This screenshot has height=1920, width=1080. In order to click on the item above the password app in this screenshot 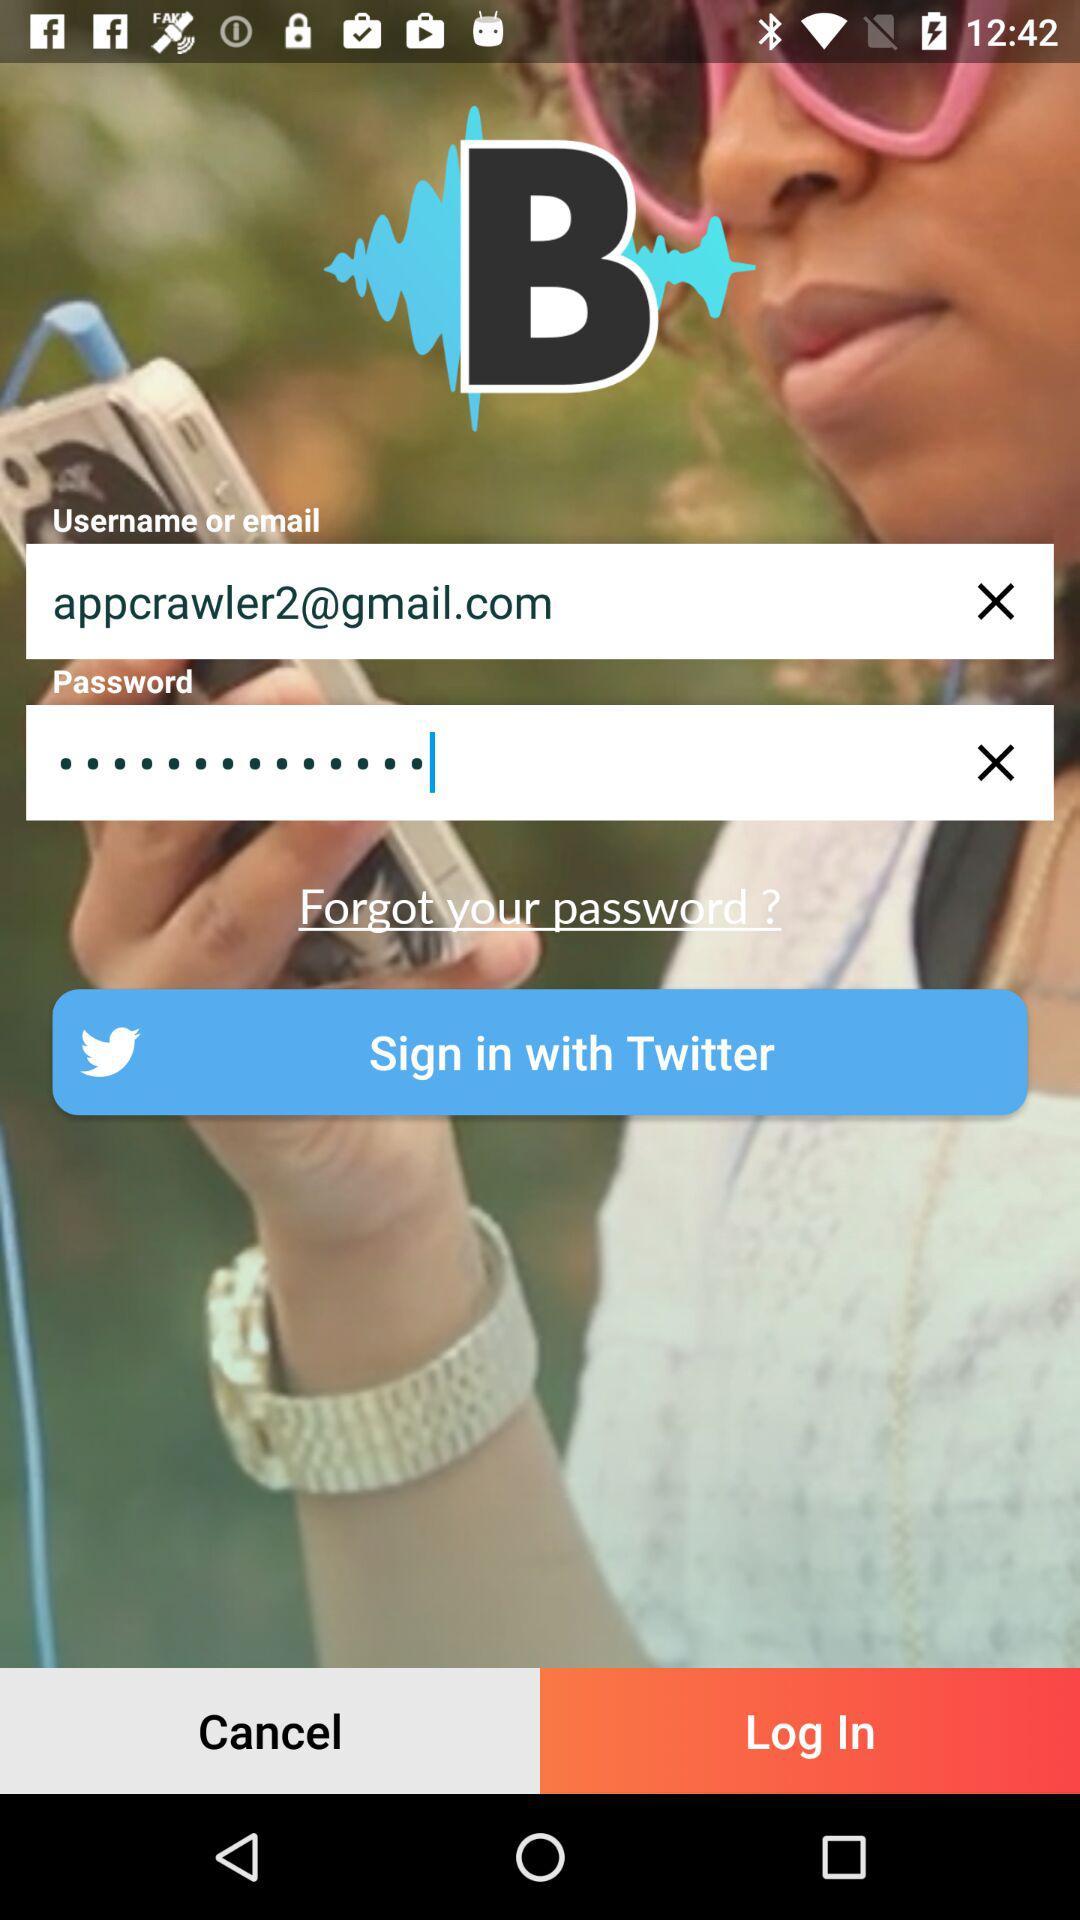, I will do `click(540, 600)`.